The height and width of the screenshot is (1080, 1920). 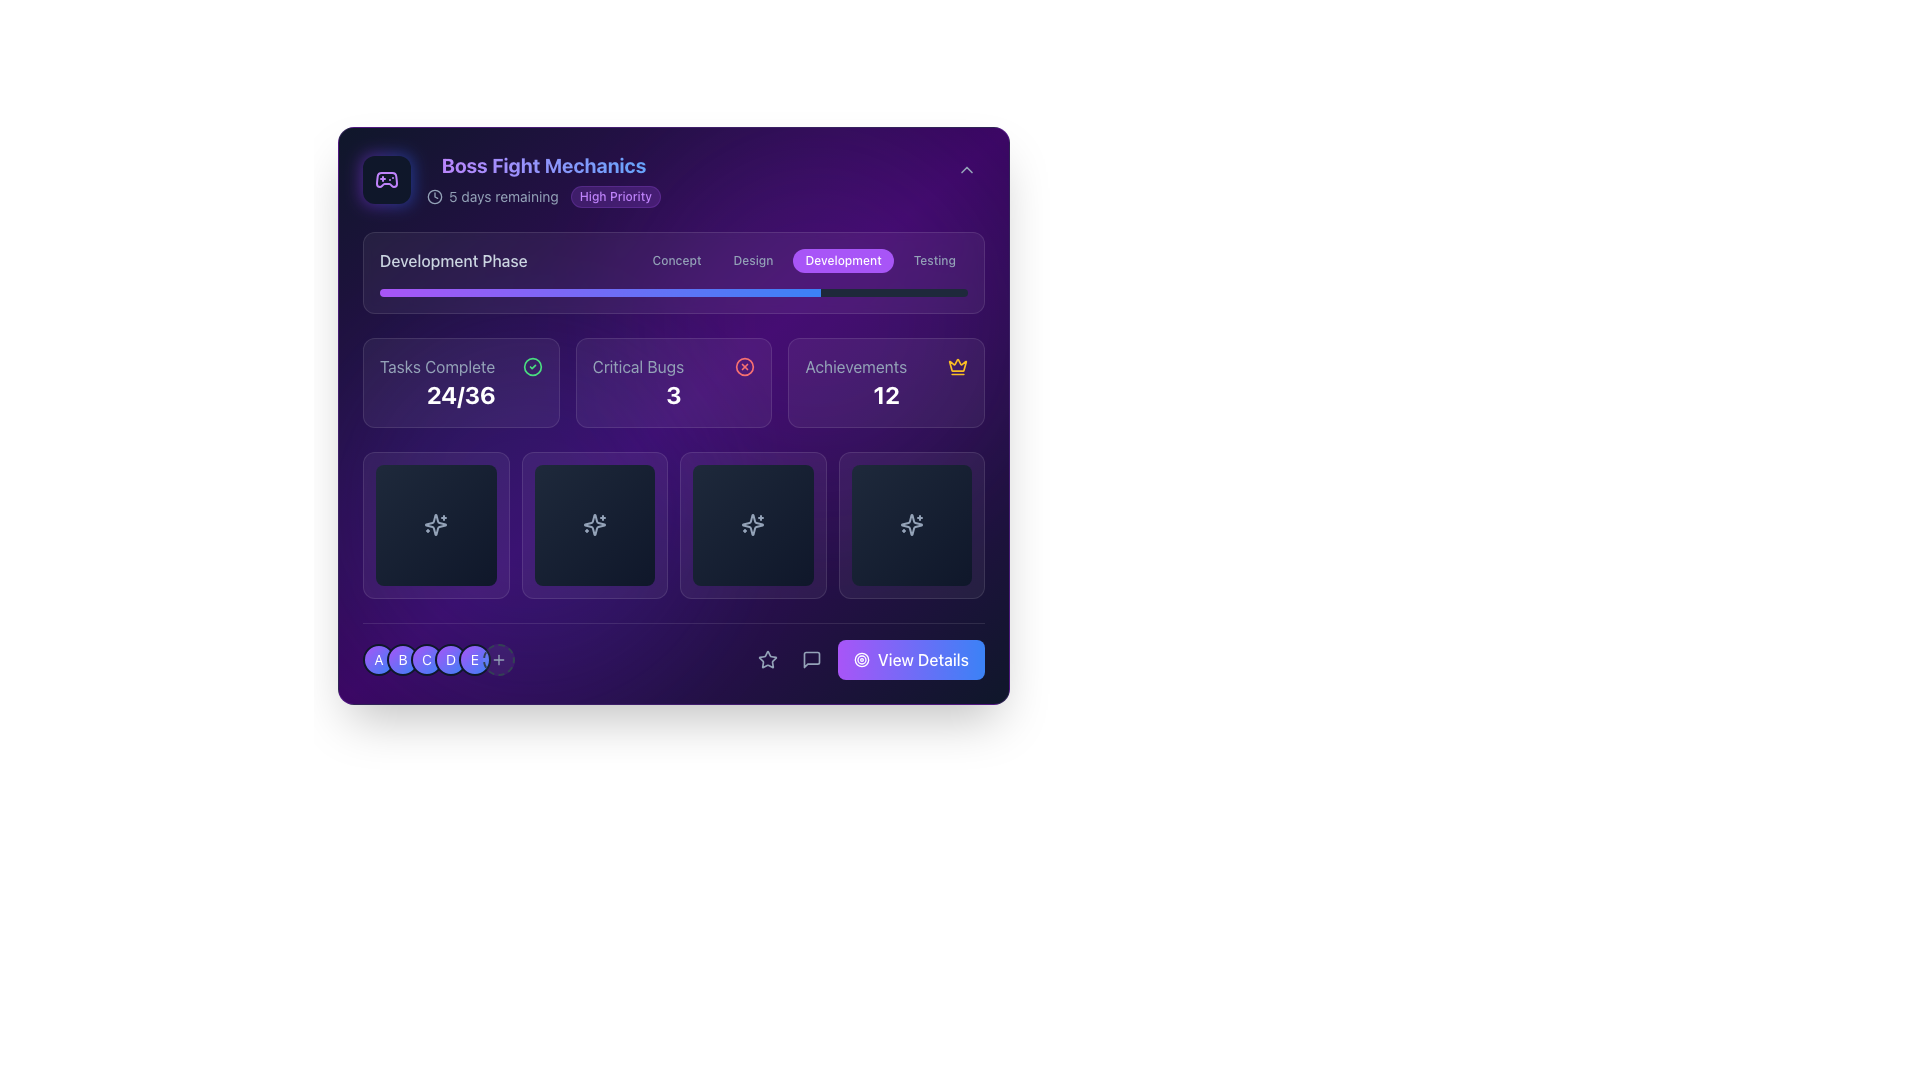 I want to click on the 'Testing' button located in the top-right section of the interface, so click(x=933, y=260).